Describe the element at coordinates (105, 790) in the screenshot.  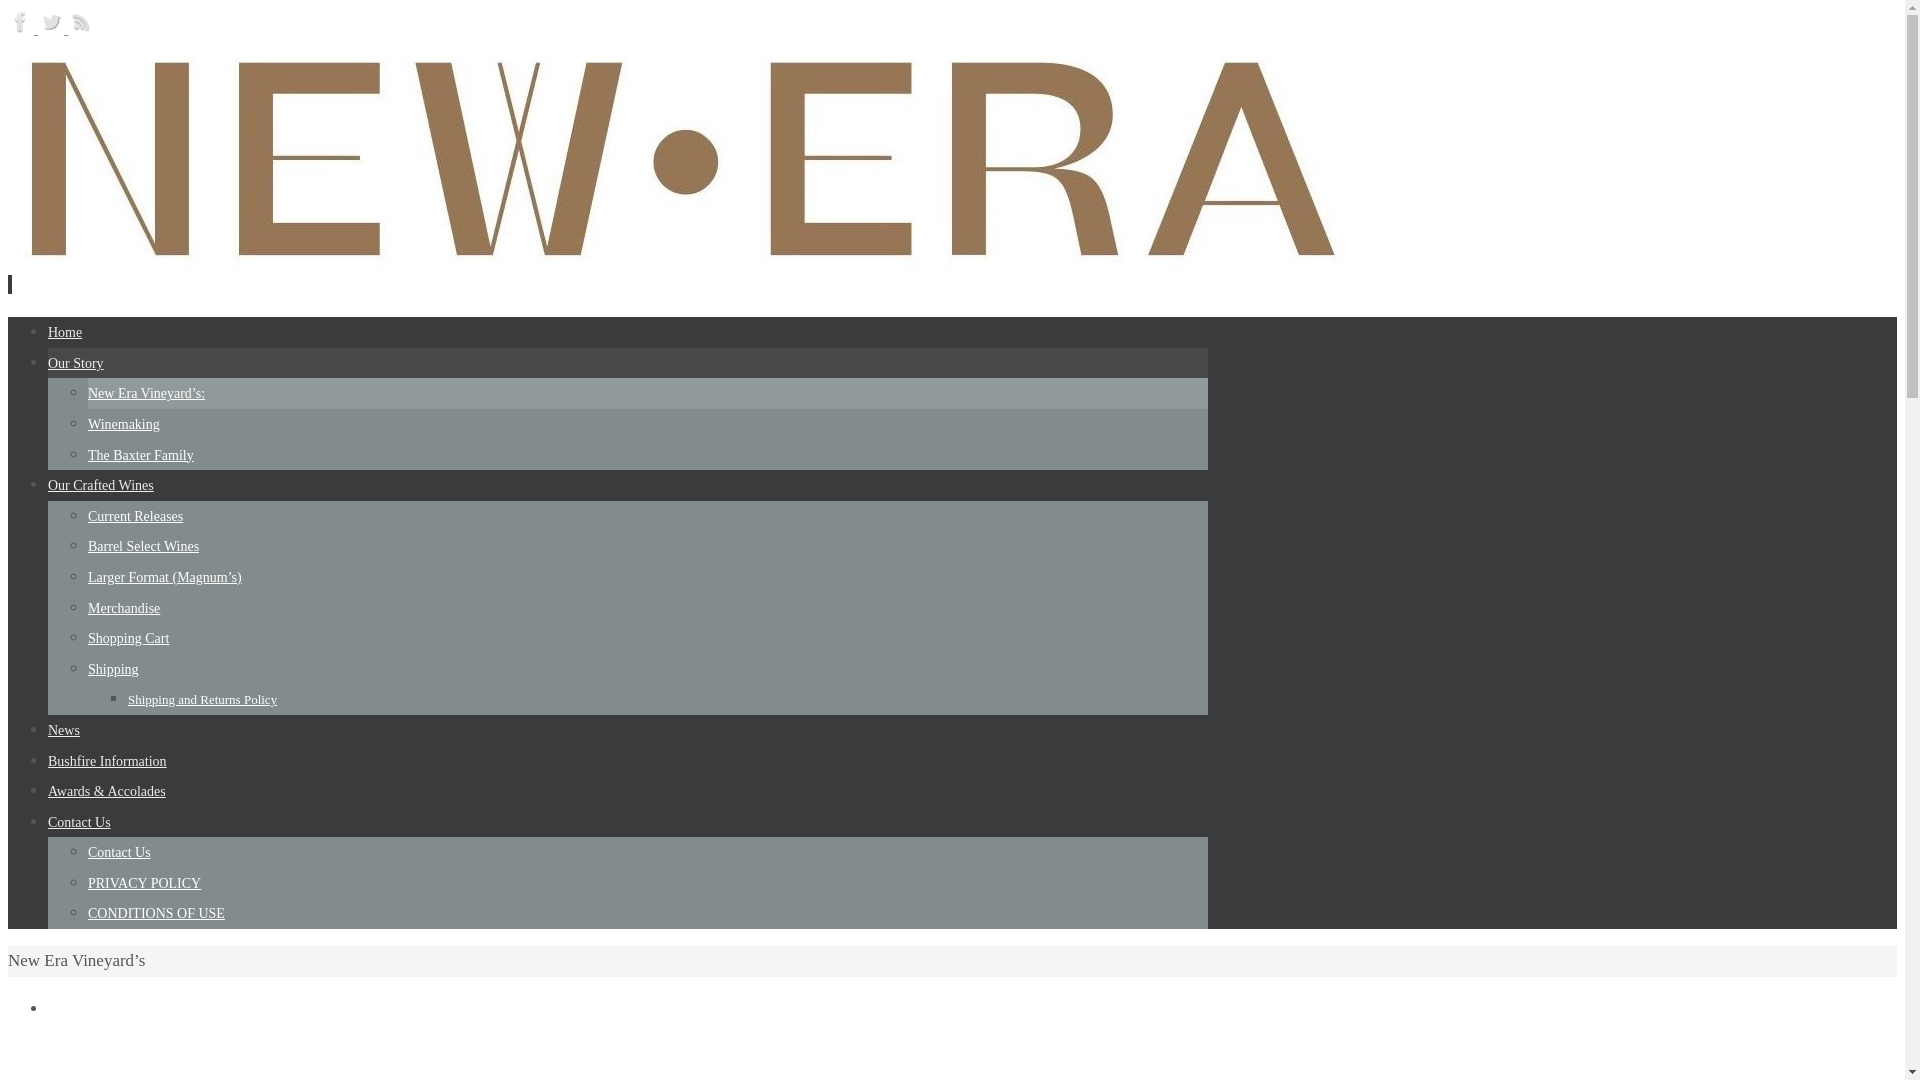
I see `'Awards & Accolades'` at that location.